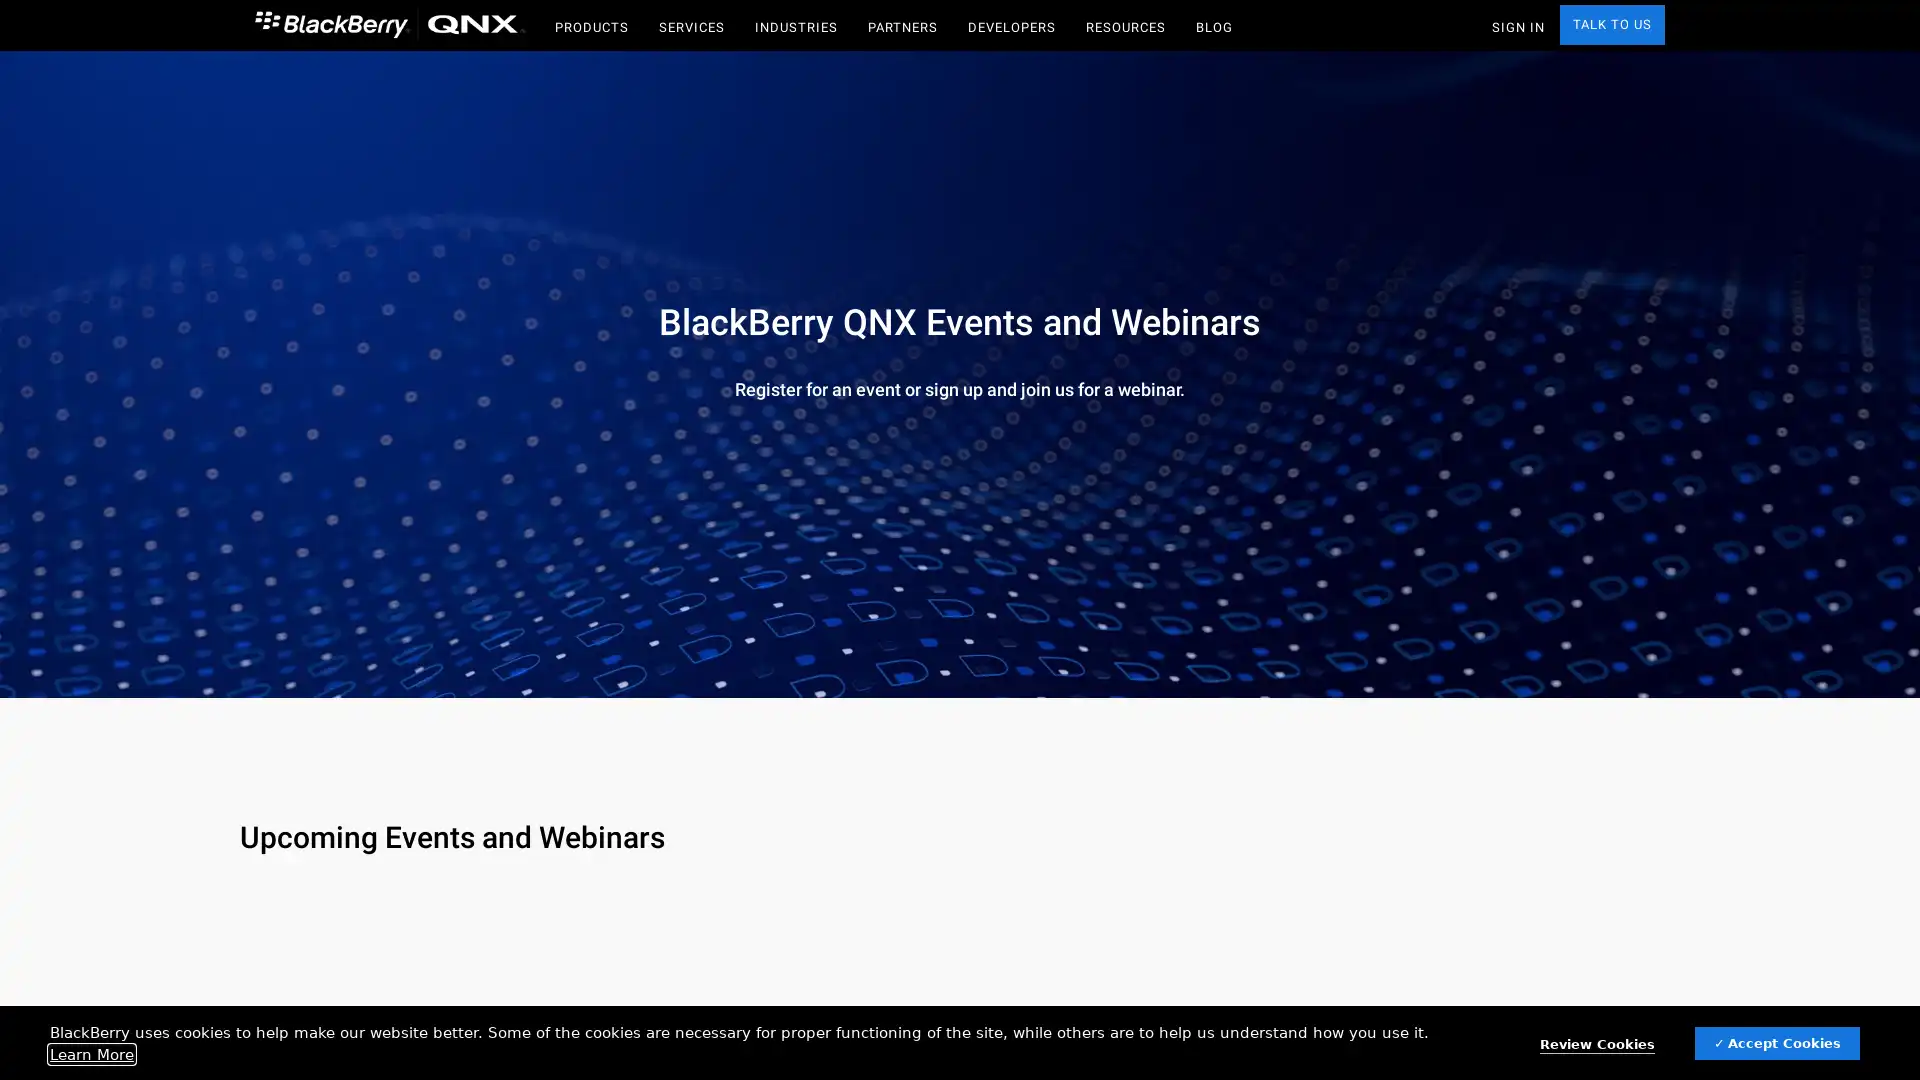 This screenshot has width=1920, height=1080. I want to click on Review Cookies, so click(1596, 1044).